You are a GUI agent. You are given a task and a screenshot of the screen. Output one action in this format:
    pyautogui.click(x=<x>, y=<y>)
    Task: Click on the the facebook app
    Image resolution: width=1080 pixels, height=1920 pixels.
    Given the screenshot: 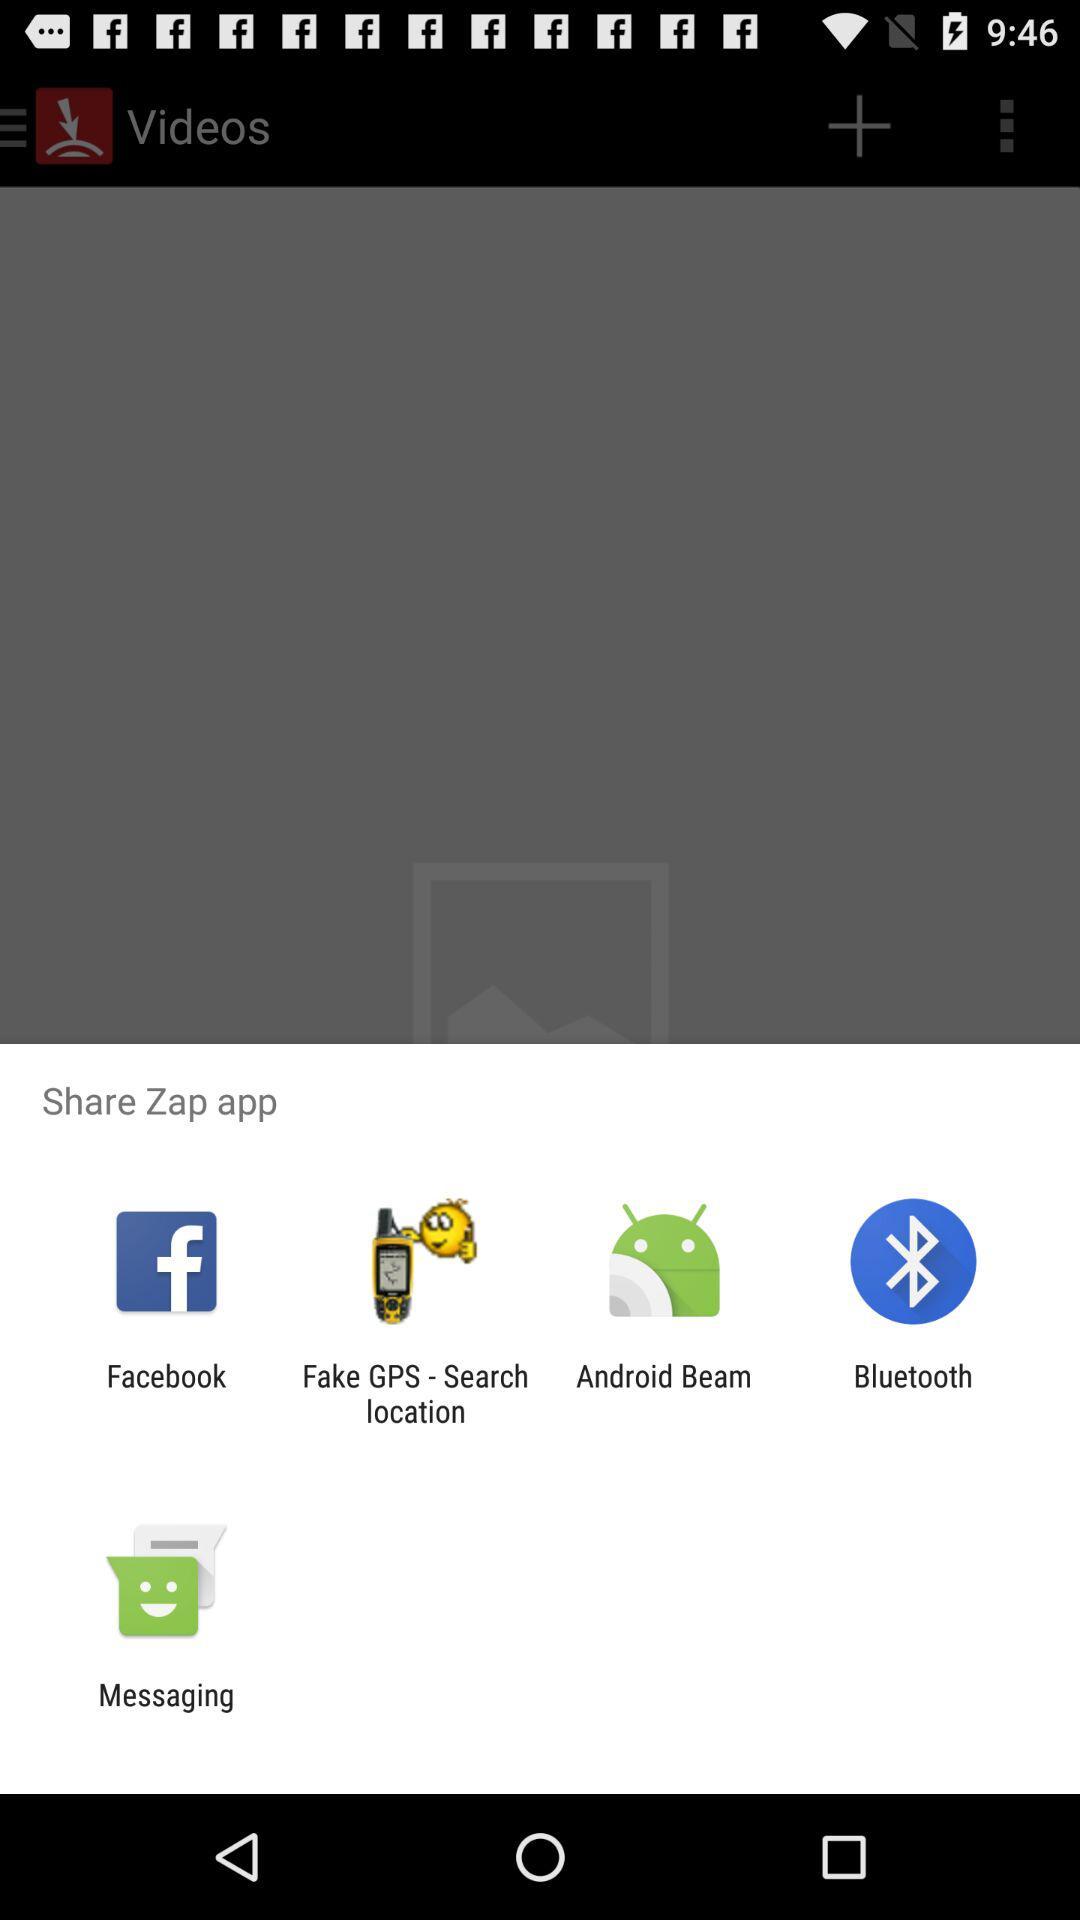 What is the action you would take?
    pyautogui.click(x=165, y=1392)
    